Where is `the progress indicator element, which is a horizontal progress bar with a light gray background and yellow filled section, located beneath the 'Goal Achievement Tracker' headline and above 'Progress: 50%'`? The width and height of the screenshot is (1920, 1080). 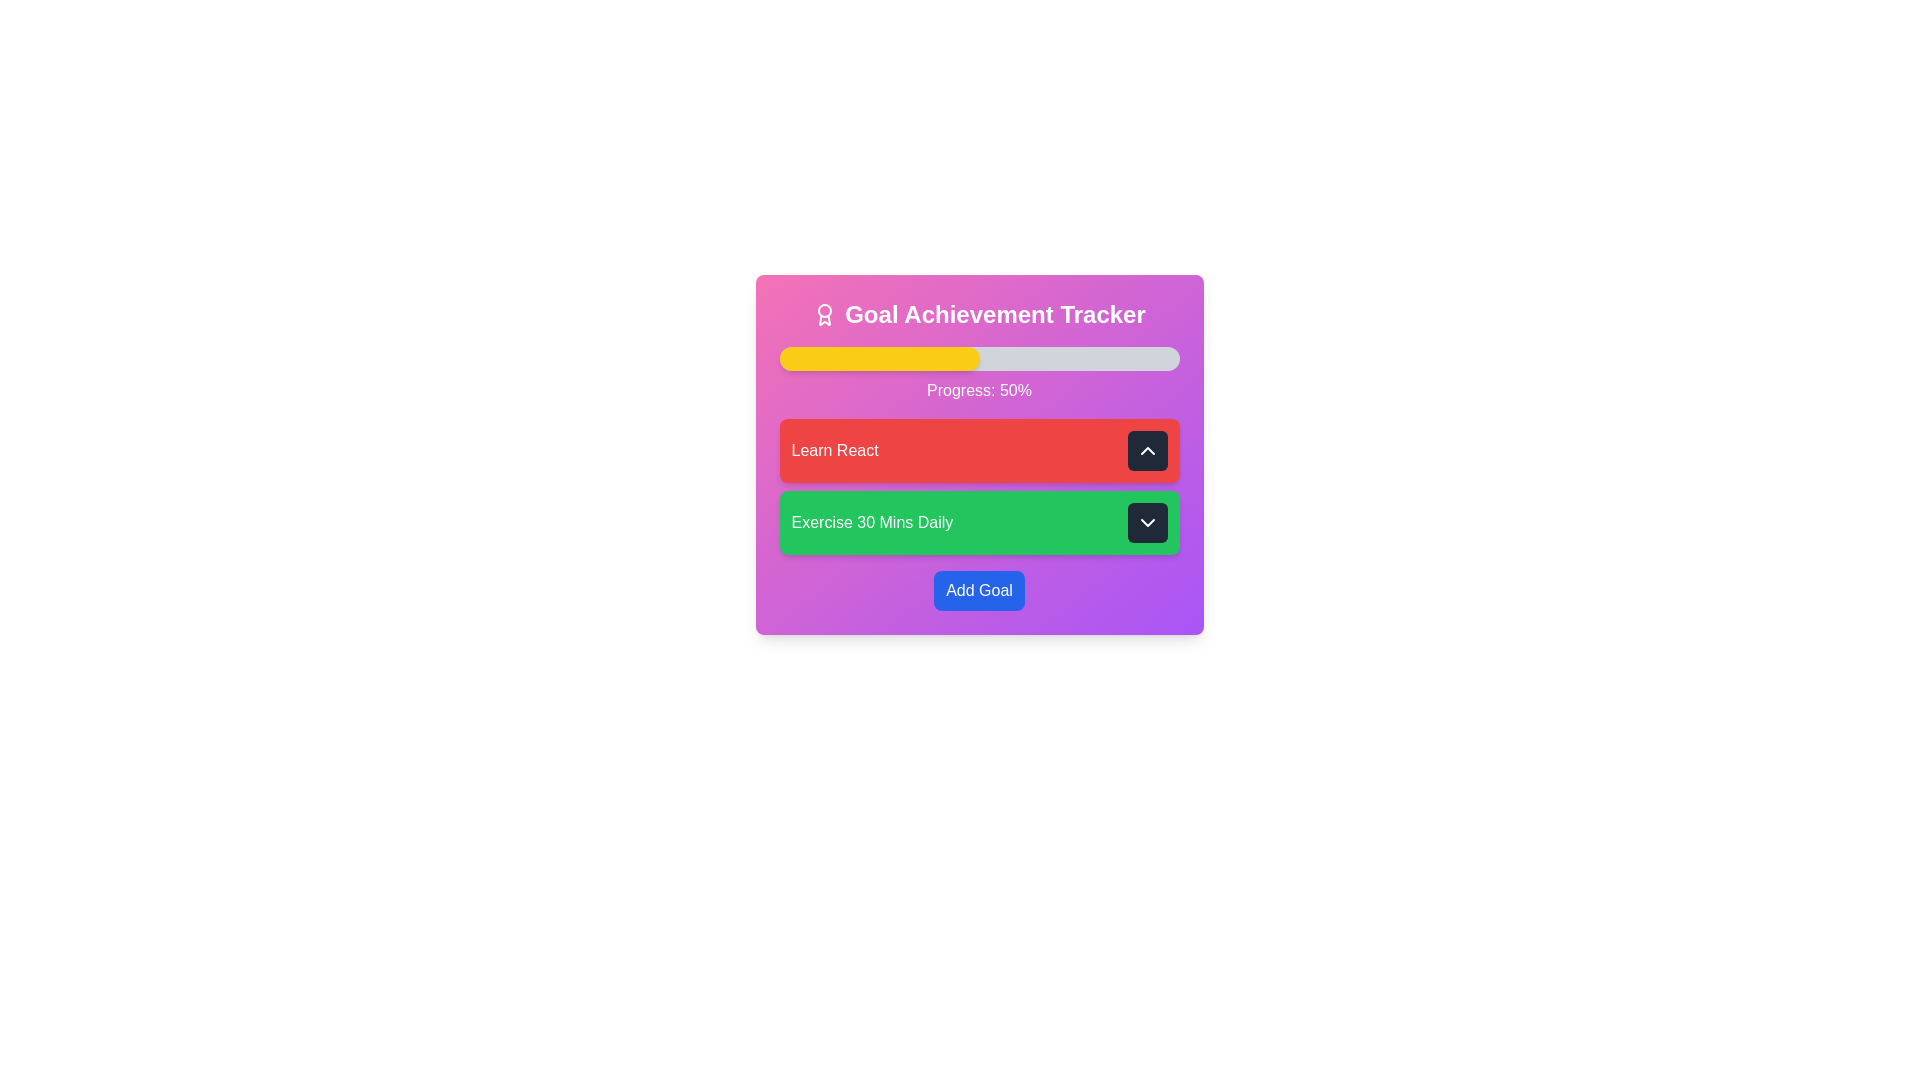
the progress indicator element, which is a horizontal progress bar with a light gray background and yellow filled section, located beneath the 'Goal Achievement Tracker' headline and above 'Progress: 50%' is located at coordinates (979, 357).